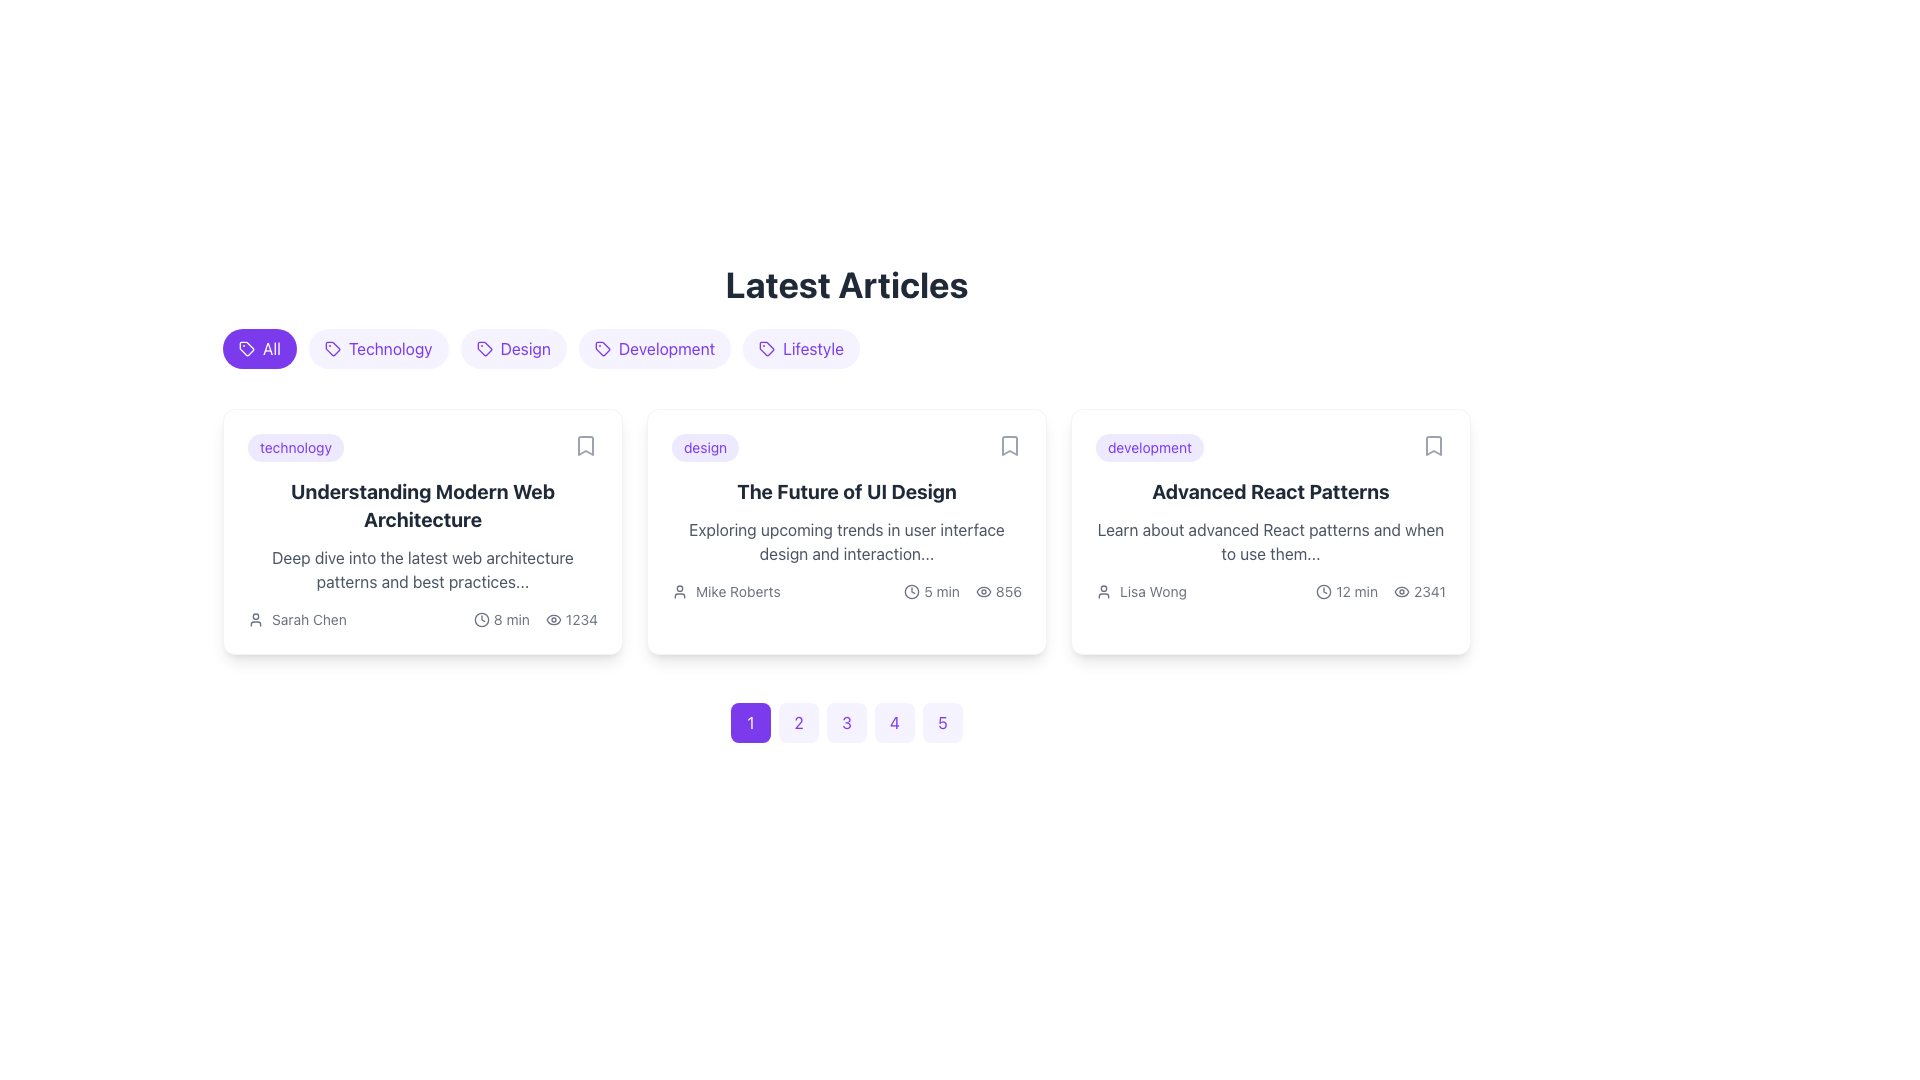 This screenshot has width=1920, height=1080. What do you see at coordinates (553, 619) in the screenshot?
I see `the visibility icon located in the first card under the 'Latest Articles' section, which is positioned to the left of the numeric value '1234'` at bounding box center [553, 619].